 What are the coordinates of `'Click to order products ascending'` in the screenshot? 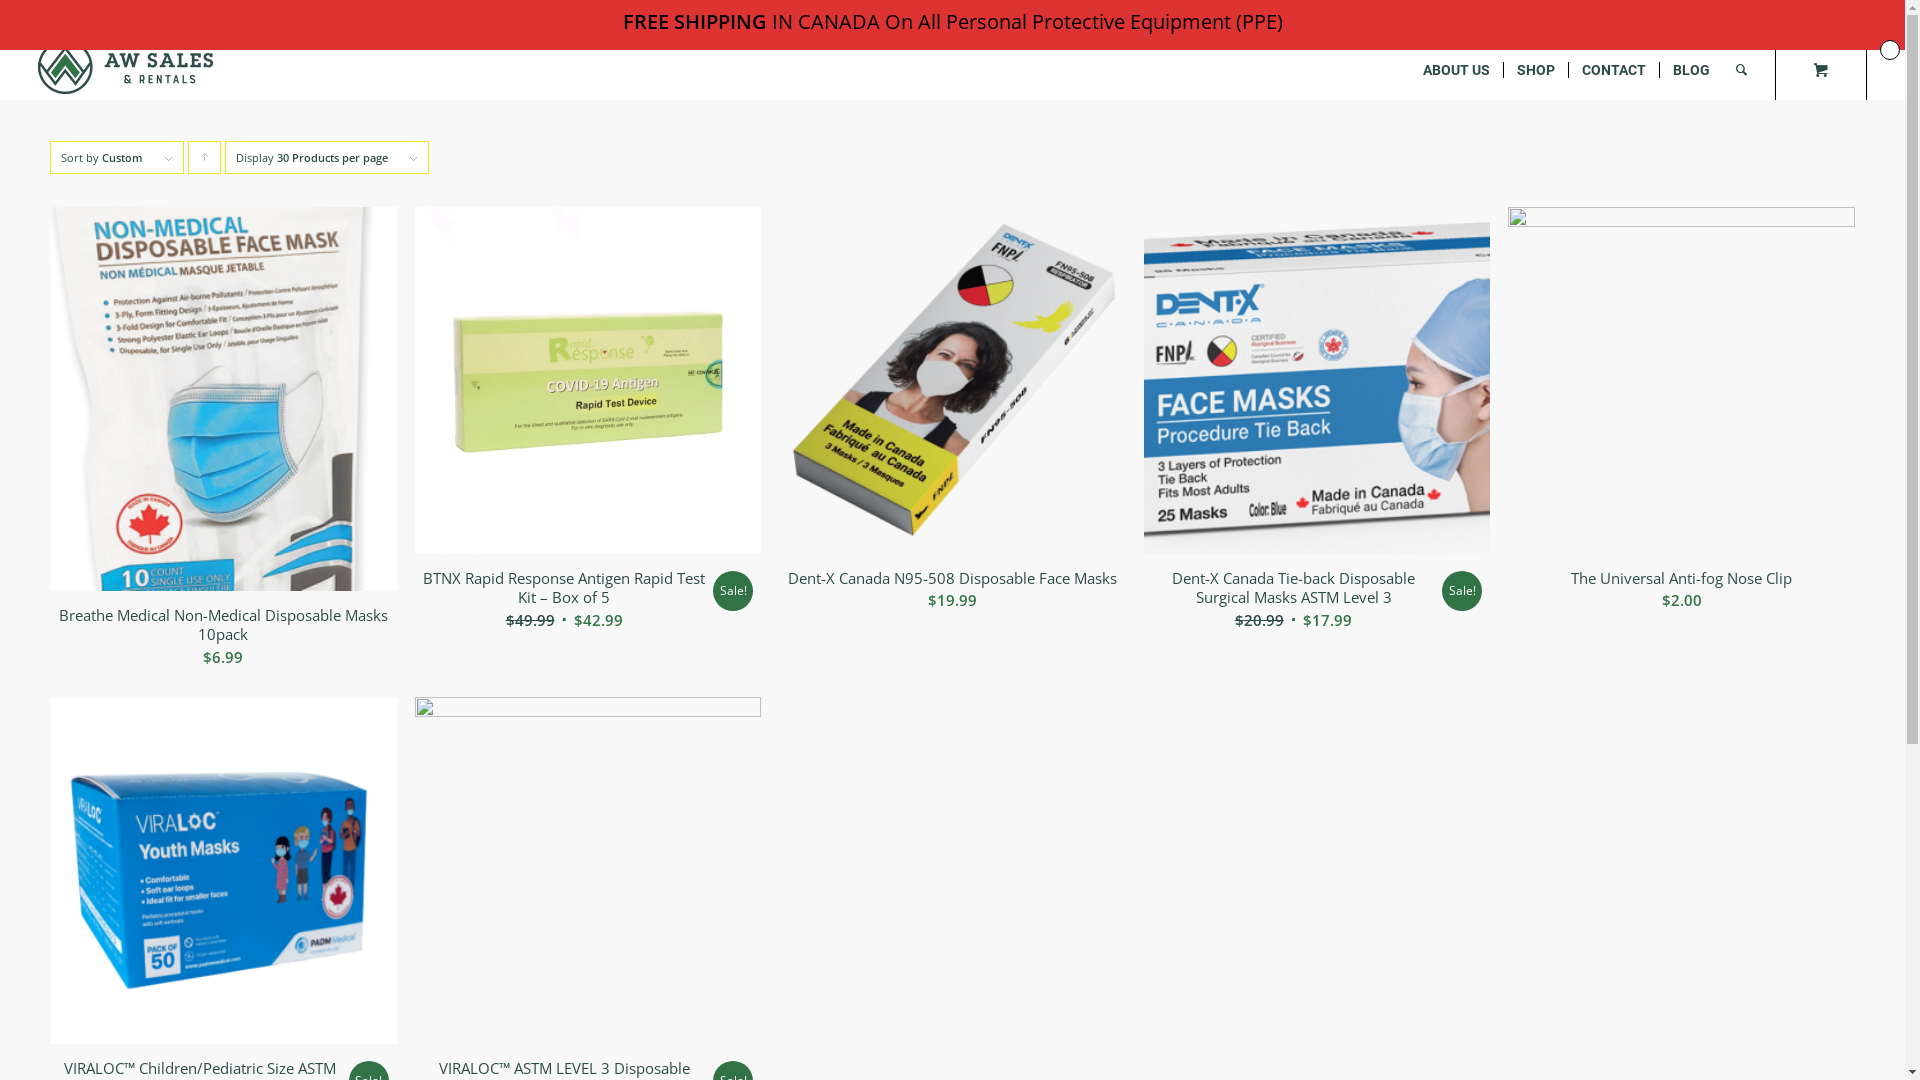 It's located at (204, 156).